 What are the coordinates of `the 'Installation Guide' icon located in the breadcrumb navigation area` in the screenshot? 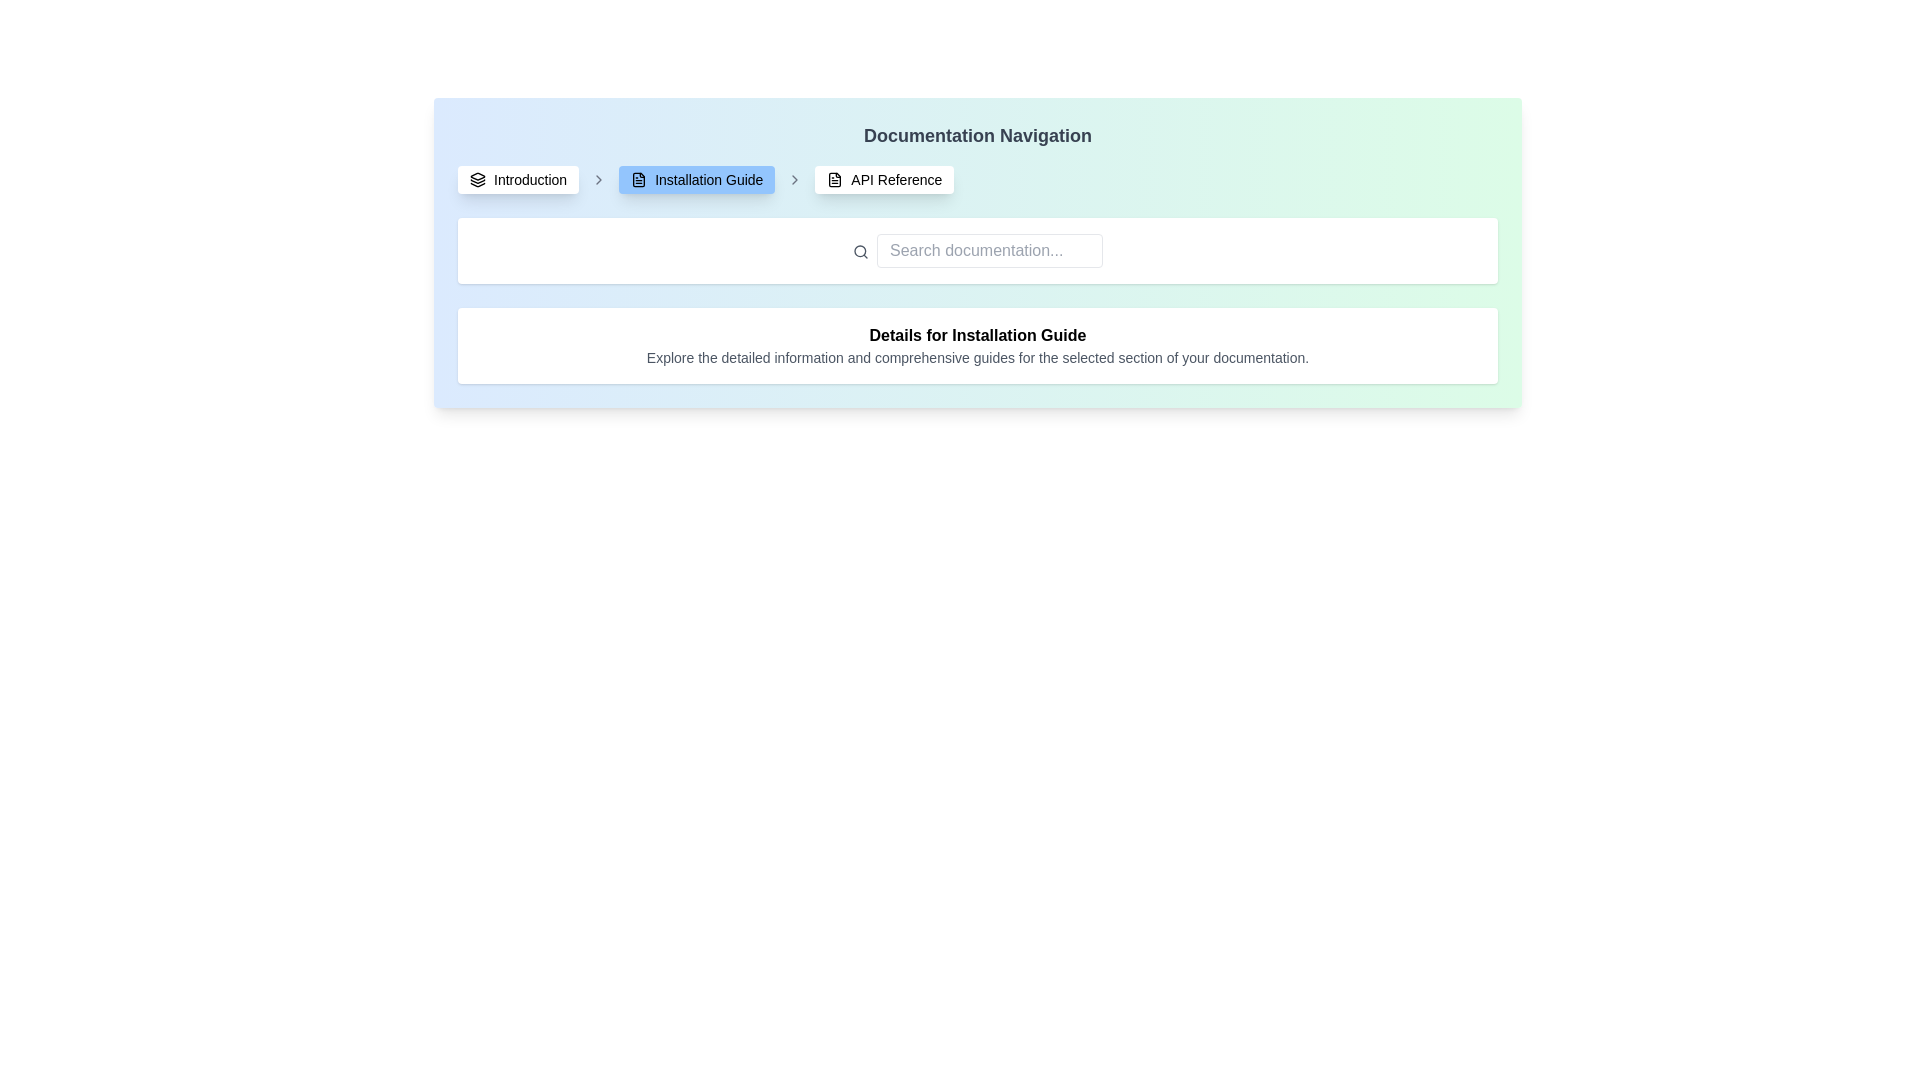 It's located at (638, 180).